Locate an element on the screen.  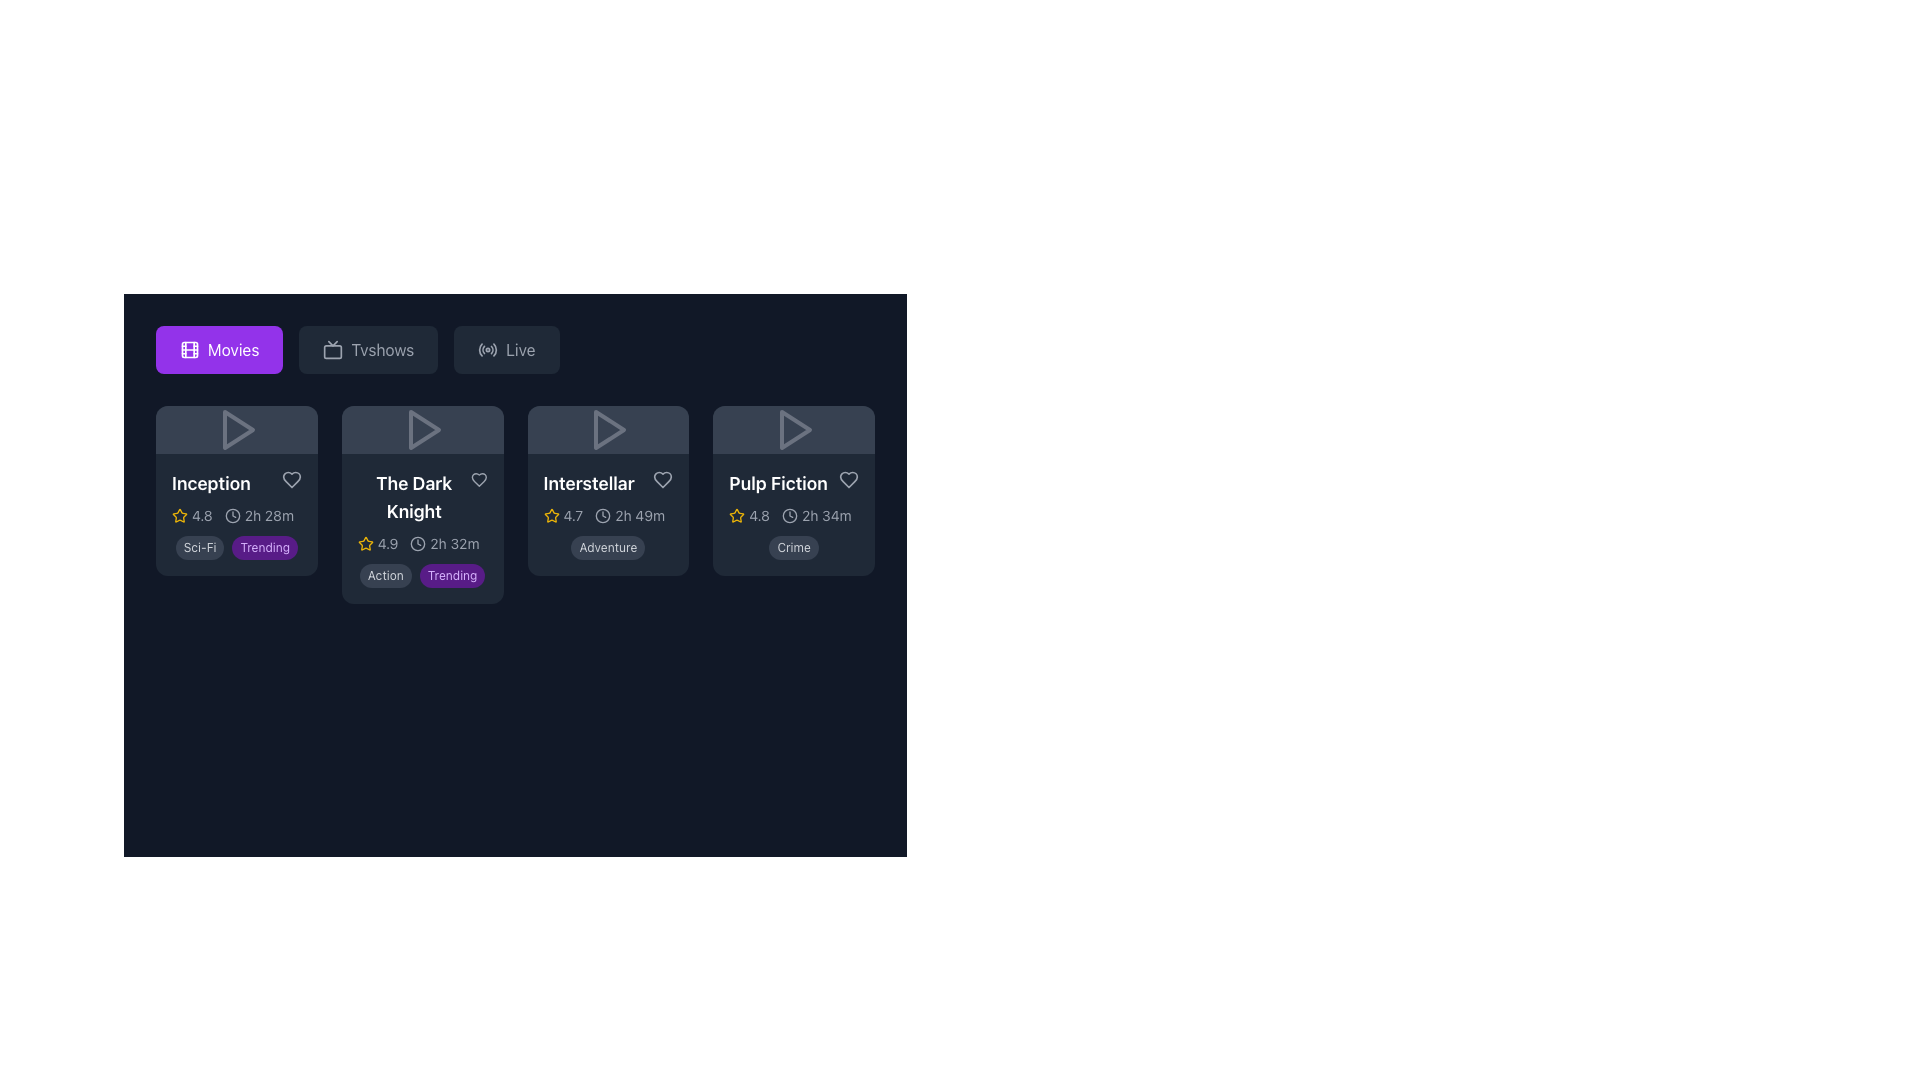
the 'Live' text label is located at coordinates (520, 349).